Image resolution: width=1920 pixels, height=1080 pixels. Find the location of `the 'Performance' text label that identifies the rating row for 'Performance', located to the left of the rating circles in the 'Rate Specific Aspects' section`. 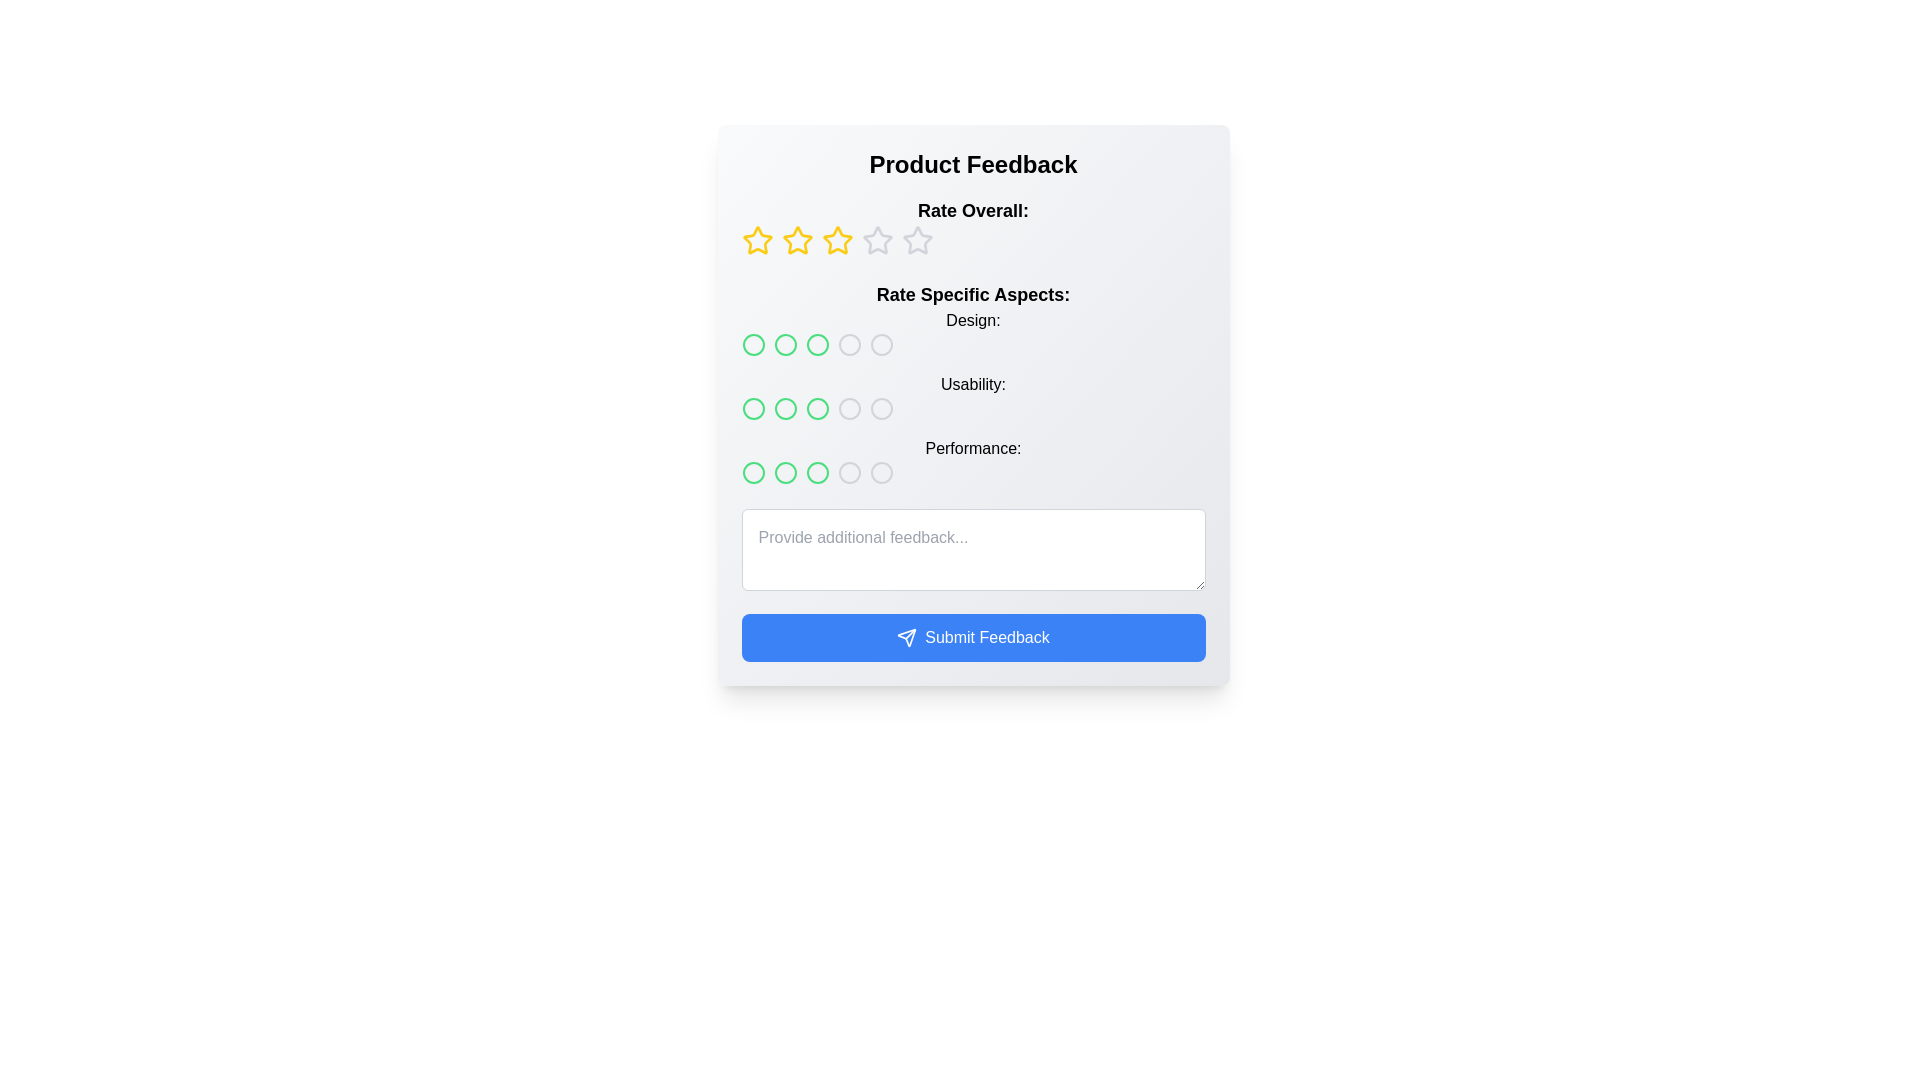

the 'Performance' text label that identifies the rating row for 'Performance', located to the left of the rating circles in the 'Rate Specific Aspects' section is located at coordinates (973, 447).